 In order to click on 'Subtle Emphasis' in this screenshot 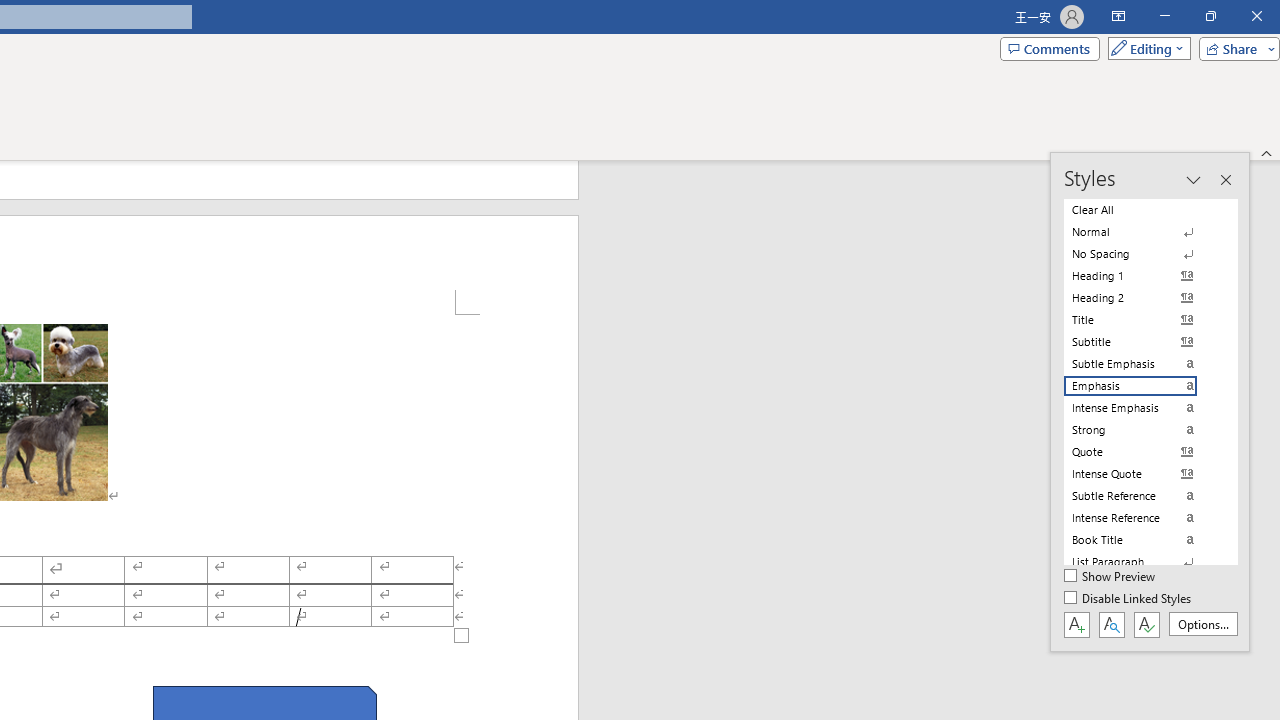, I will do `click(1142, 363)`.